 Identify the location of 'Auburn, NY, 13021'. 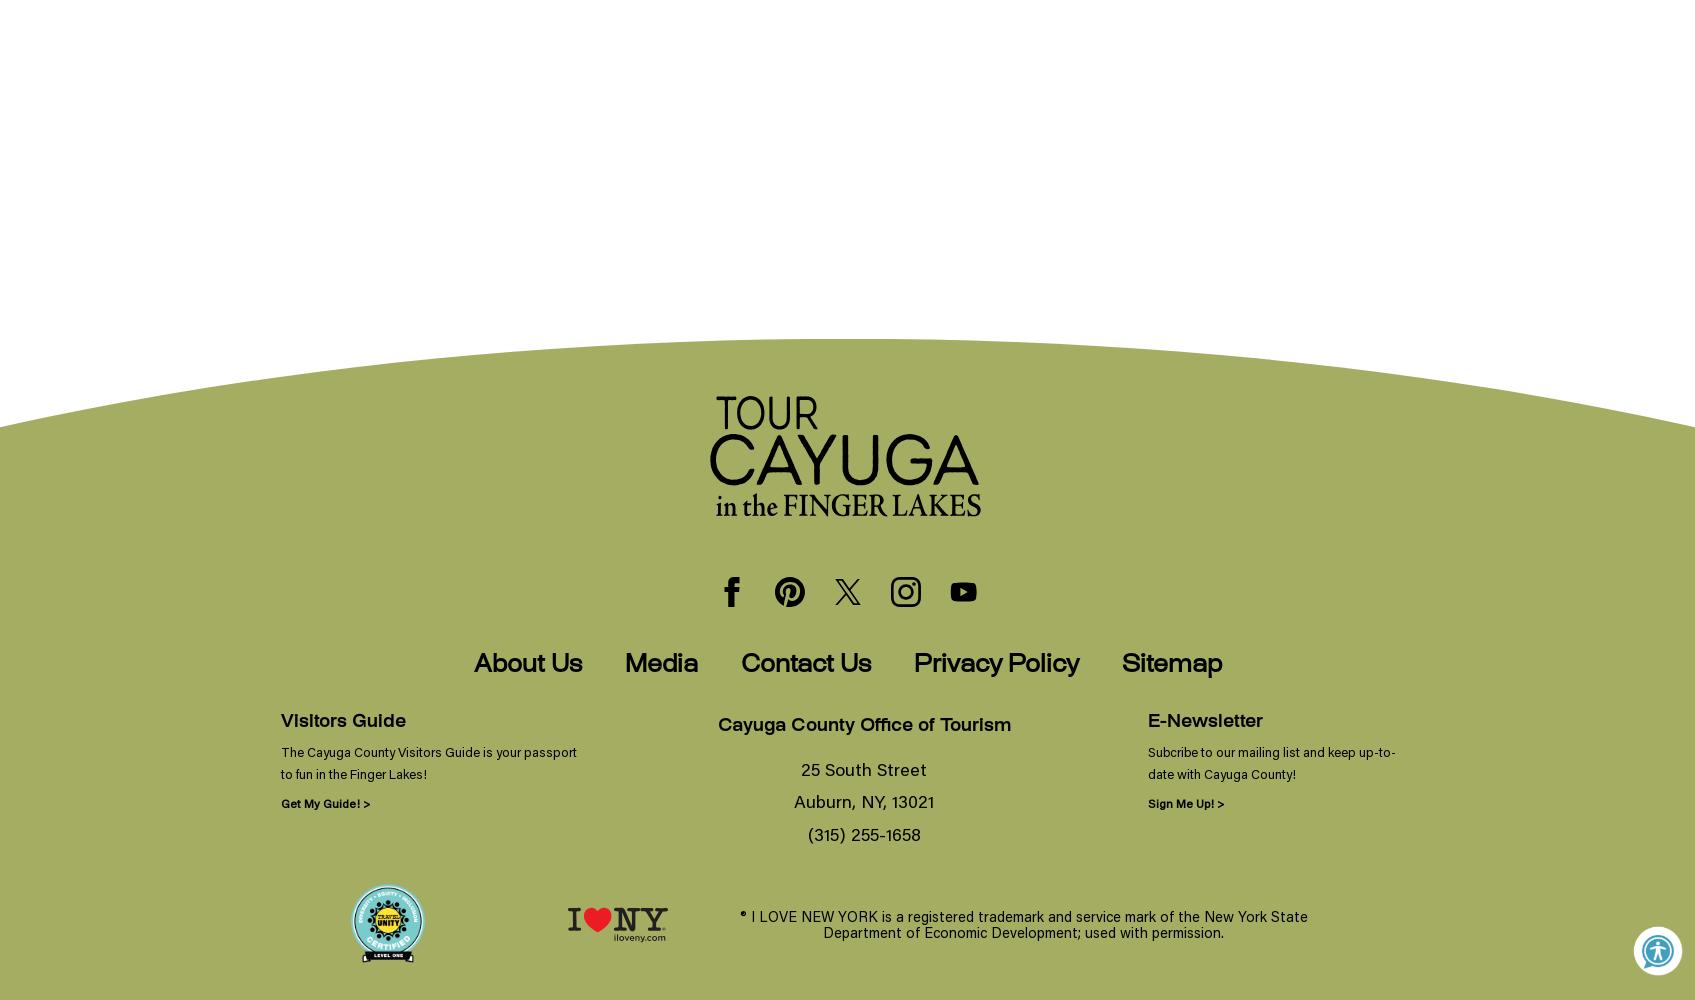
(793, 801).